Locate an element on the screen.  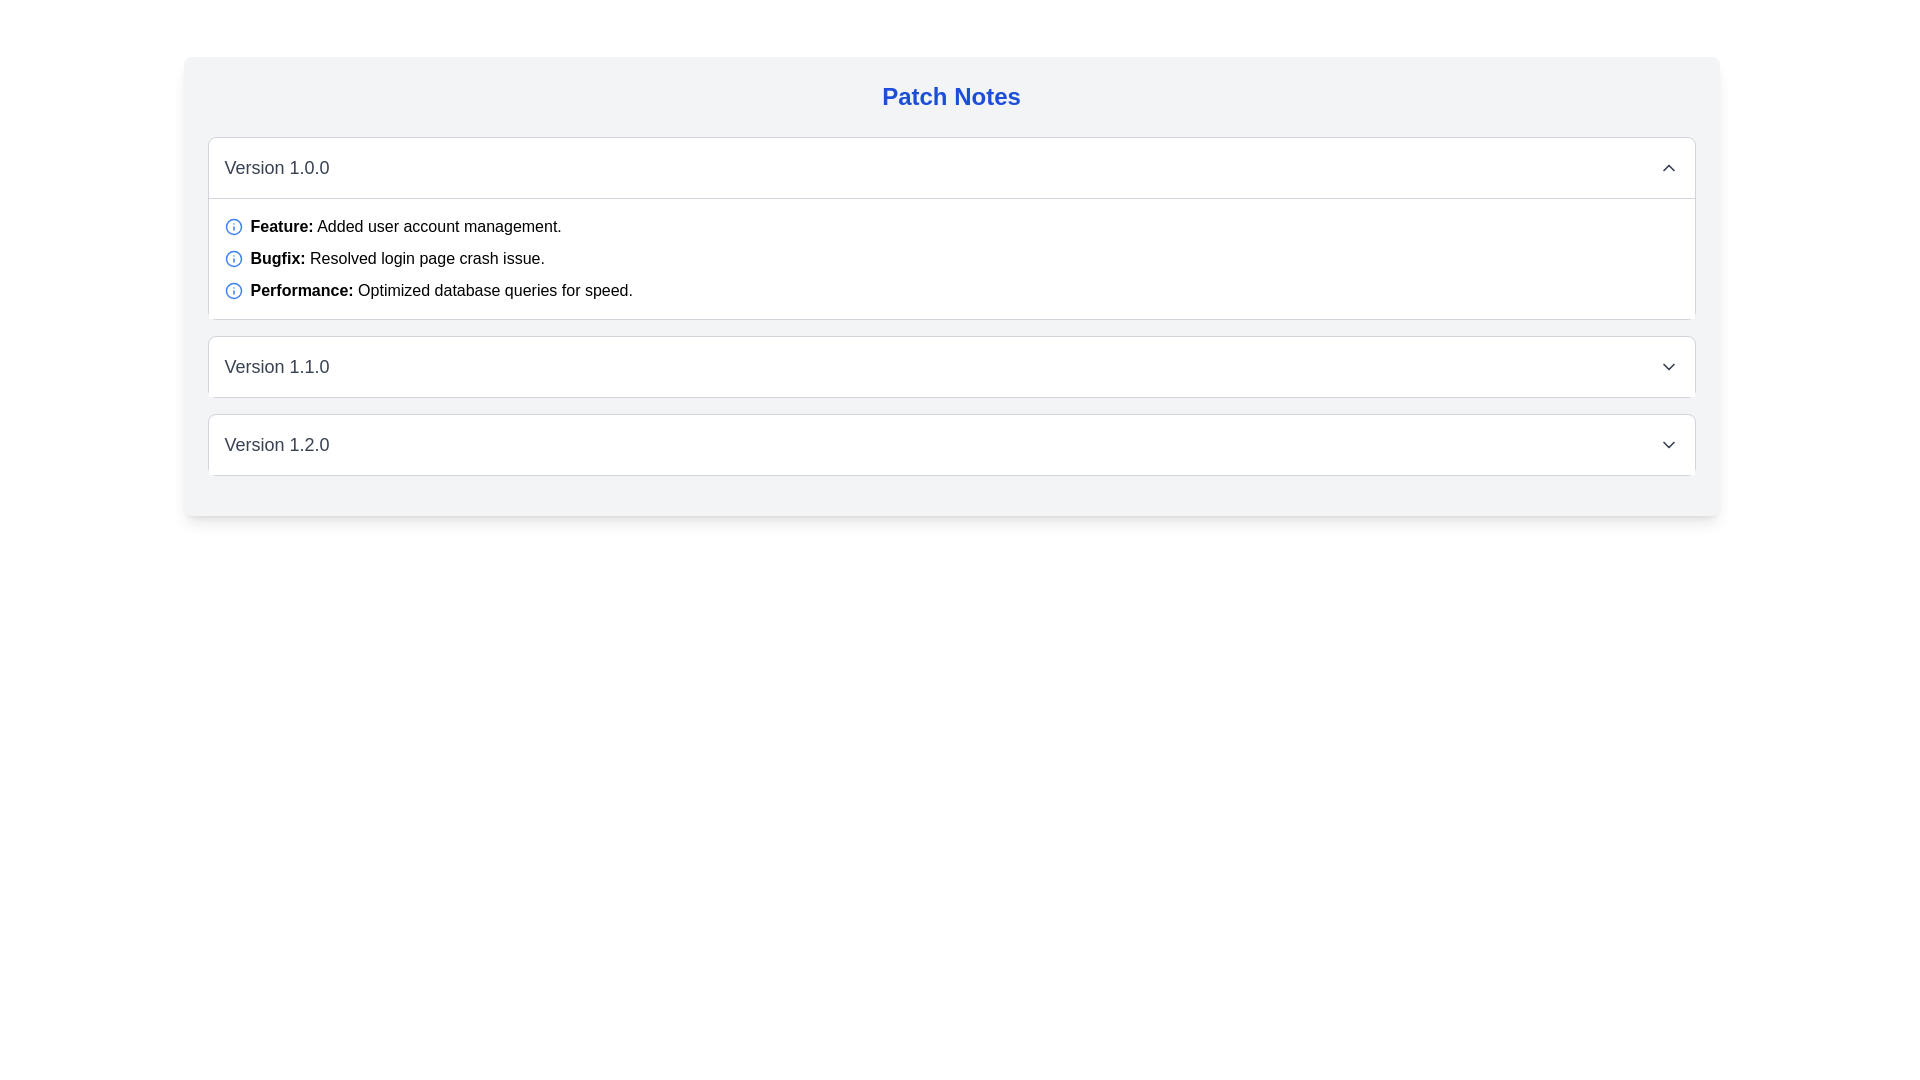
text label that states 'Bugfix: Resolved login page crash issue.' which is the second entry in the list of changes for version 1.0.0 is located at coordinates (397, 257).